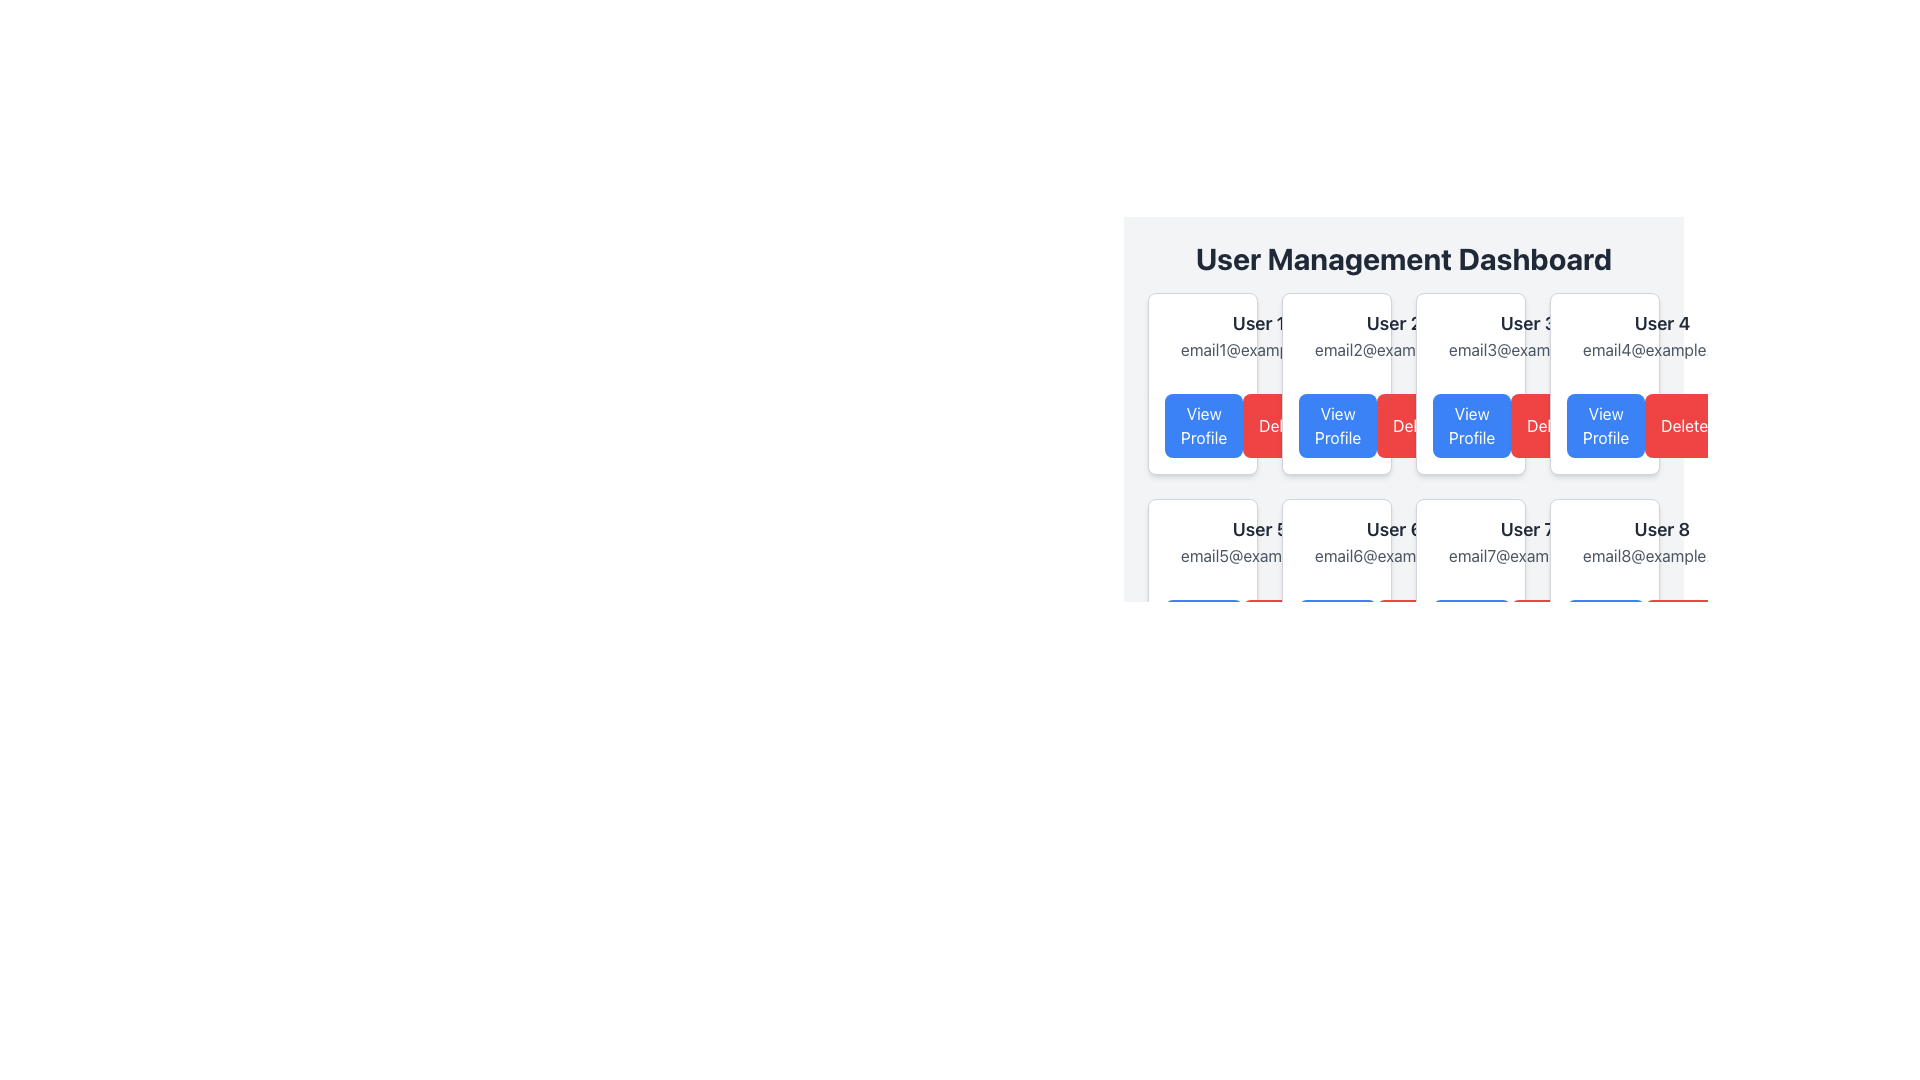 Image resolution: width=1920 pixels, height=1080 pixels. What do you see at coordinates (1470, 542) in the screenshot?
I see `the Text Display element that shows user-related information, located in the second row and seventh column of the User Management Dashboard, above the 'View Profile' and 'Delete' buttons` at bounding box center [1470, 542].